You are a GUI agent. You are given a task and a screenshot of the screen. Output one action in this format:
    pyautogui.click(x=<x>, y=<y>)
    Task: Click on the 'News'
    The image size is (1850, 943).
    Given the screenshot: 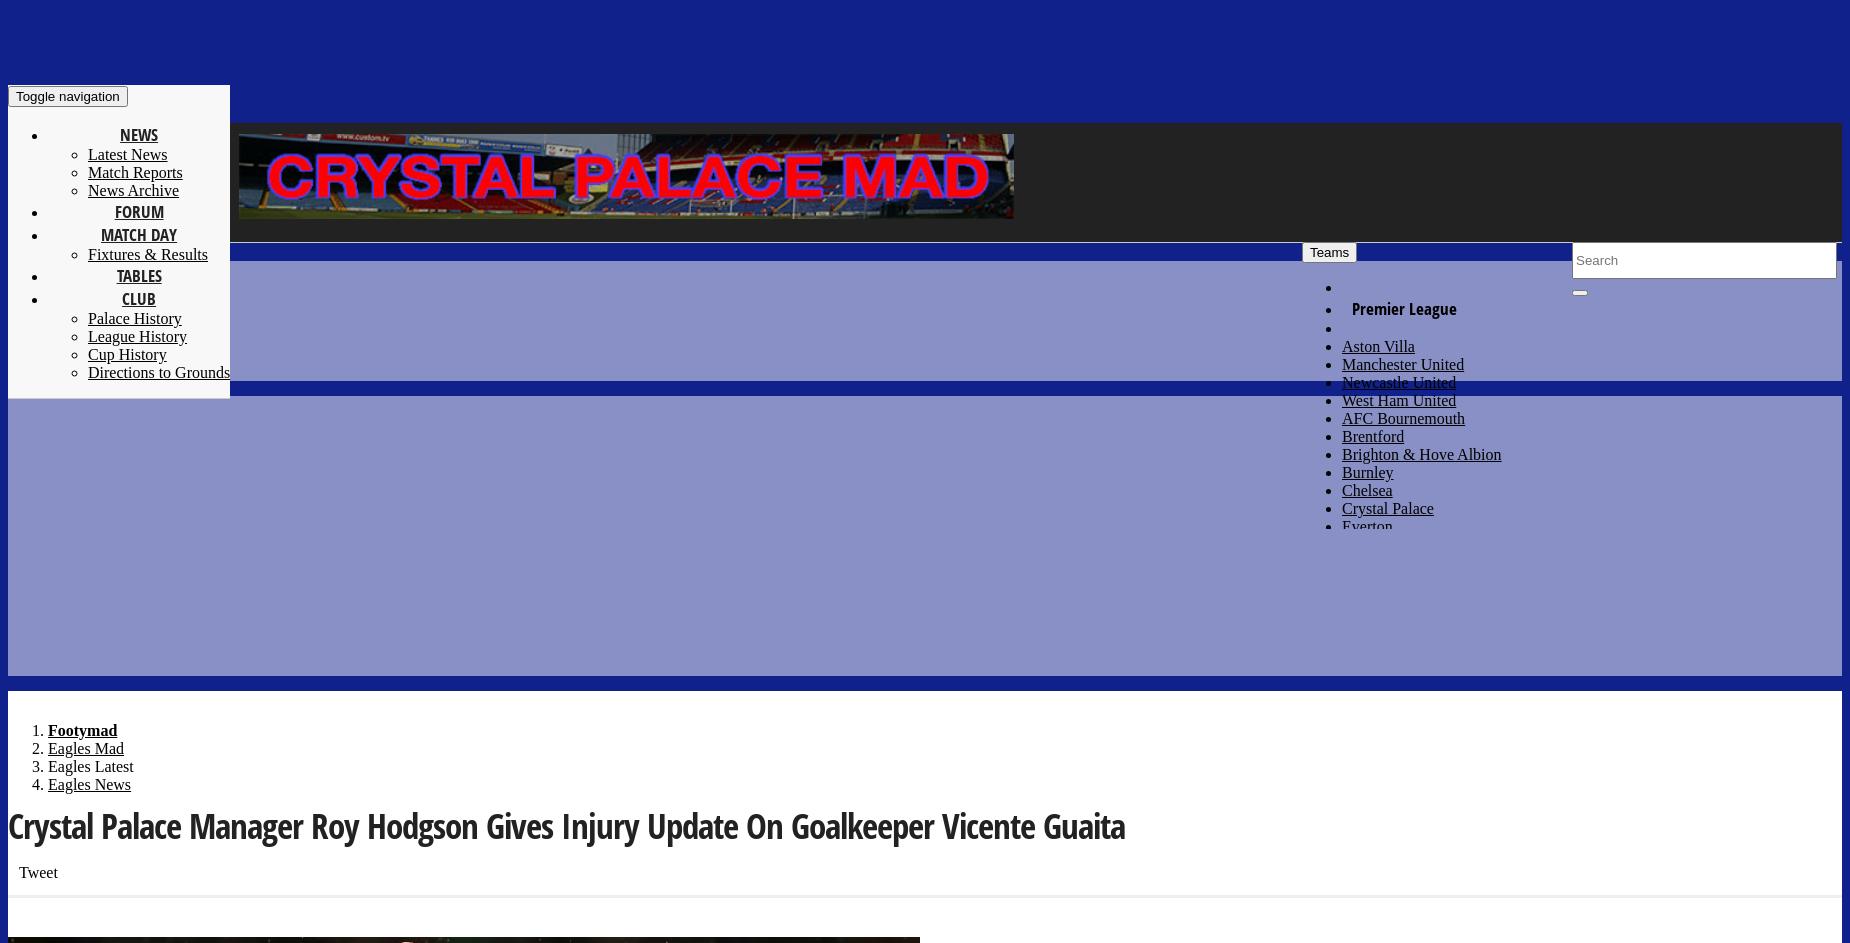 What is the action you would take?
    pyautogui.click(x=137, y=134)
    